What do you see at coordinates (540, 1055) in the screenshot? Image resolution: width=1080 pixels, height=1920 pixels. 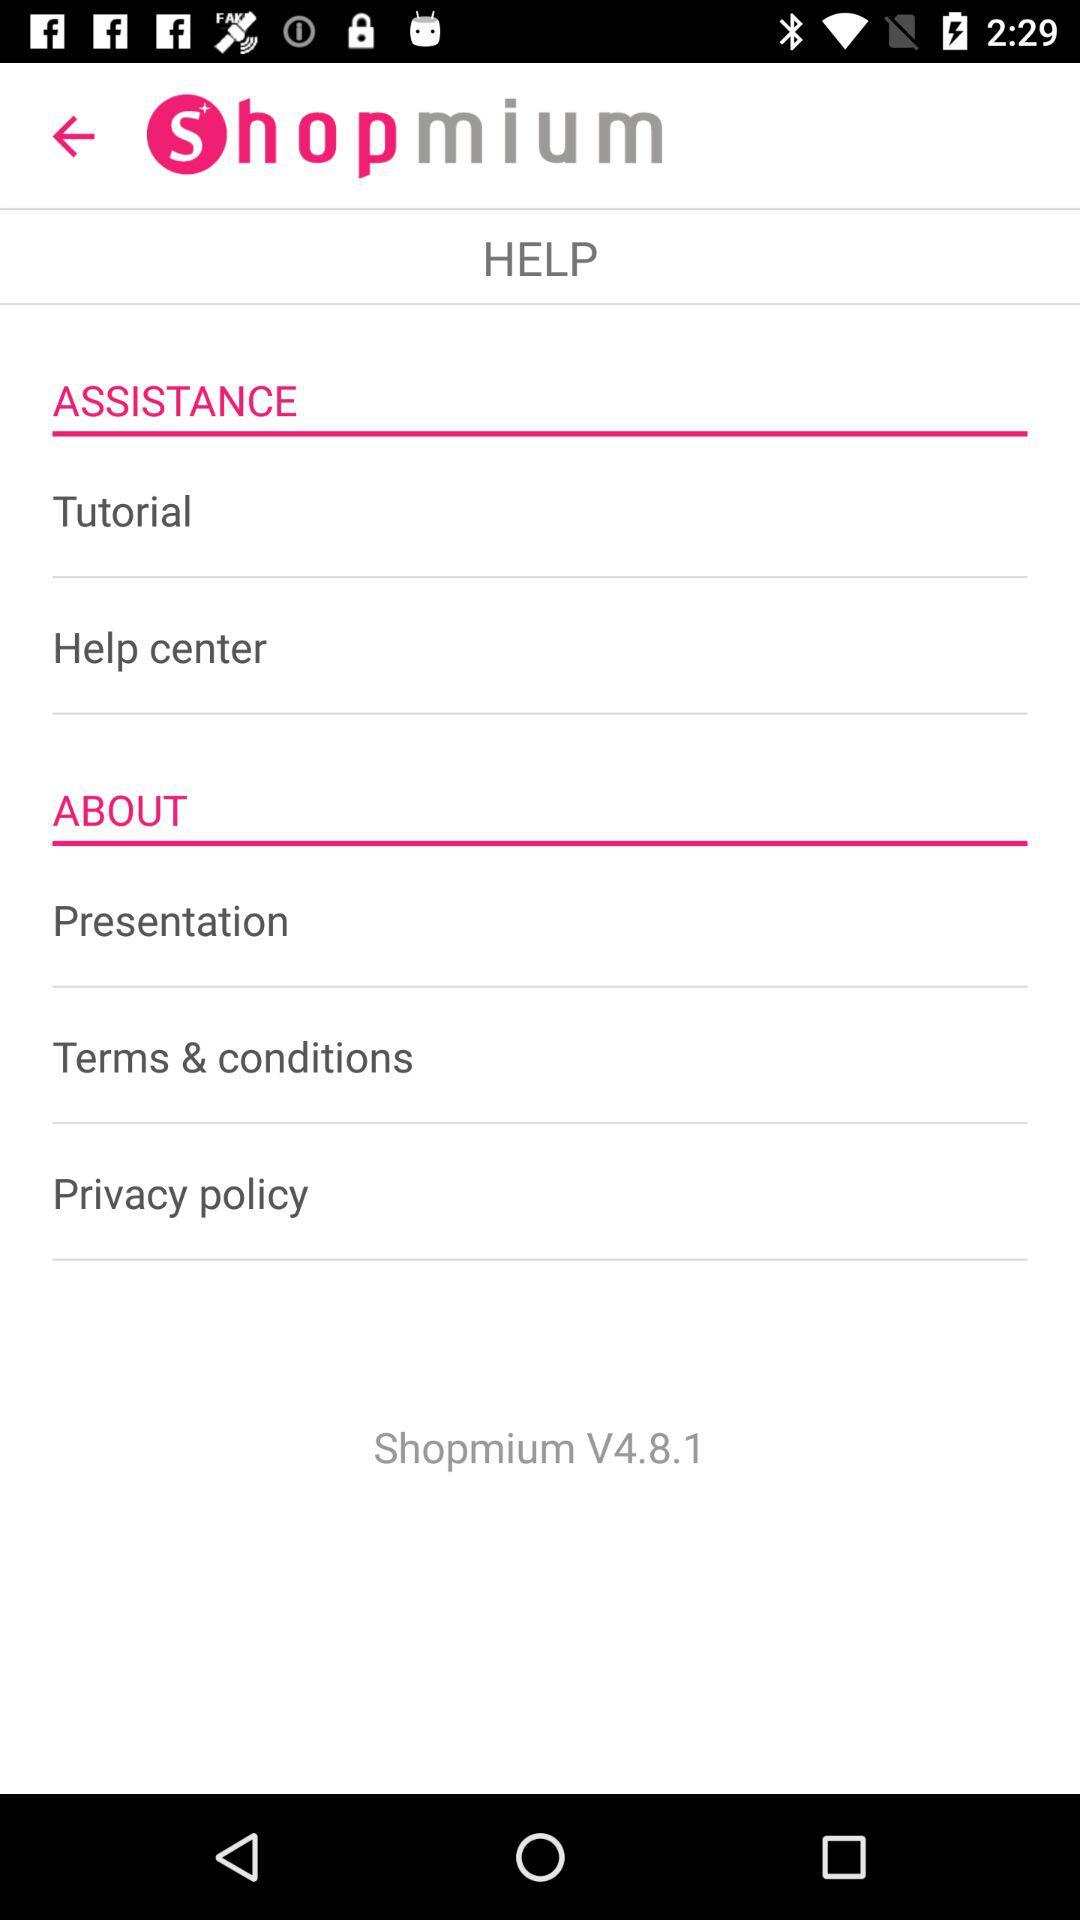 I see `the terms & conditions item` at bounding box center [540, 1055].